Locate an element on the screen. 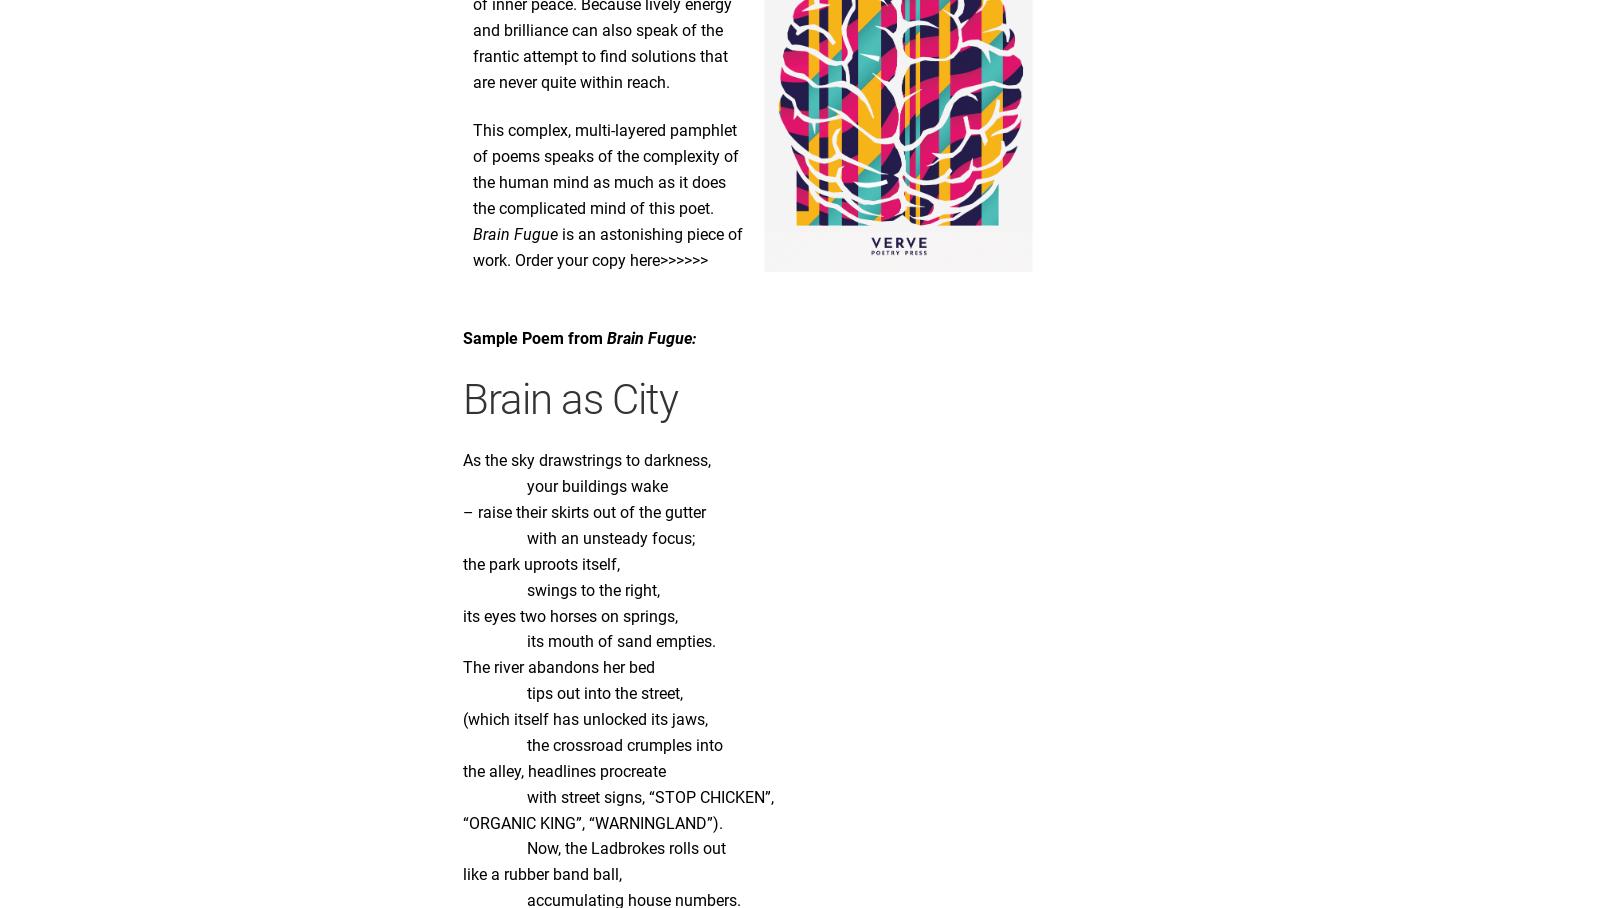  'with an unsteady focus;' is located at coordinates (578, 536).